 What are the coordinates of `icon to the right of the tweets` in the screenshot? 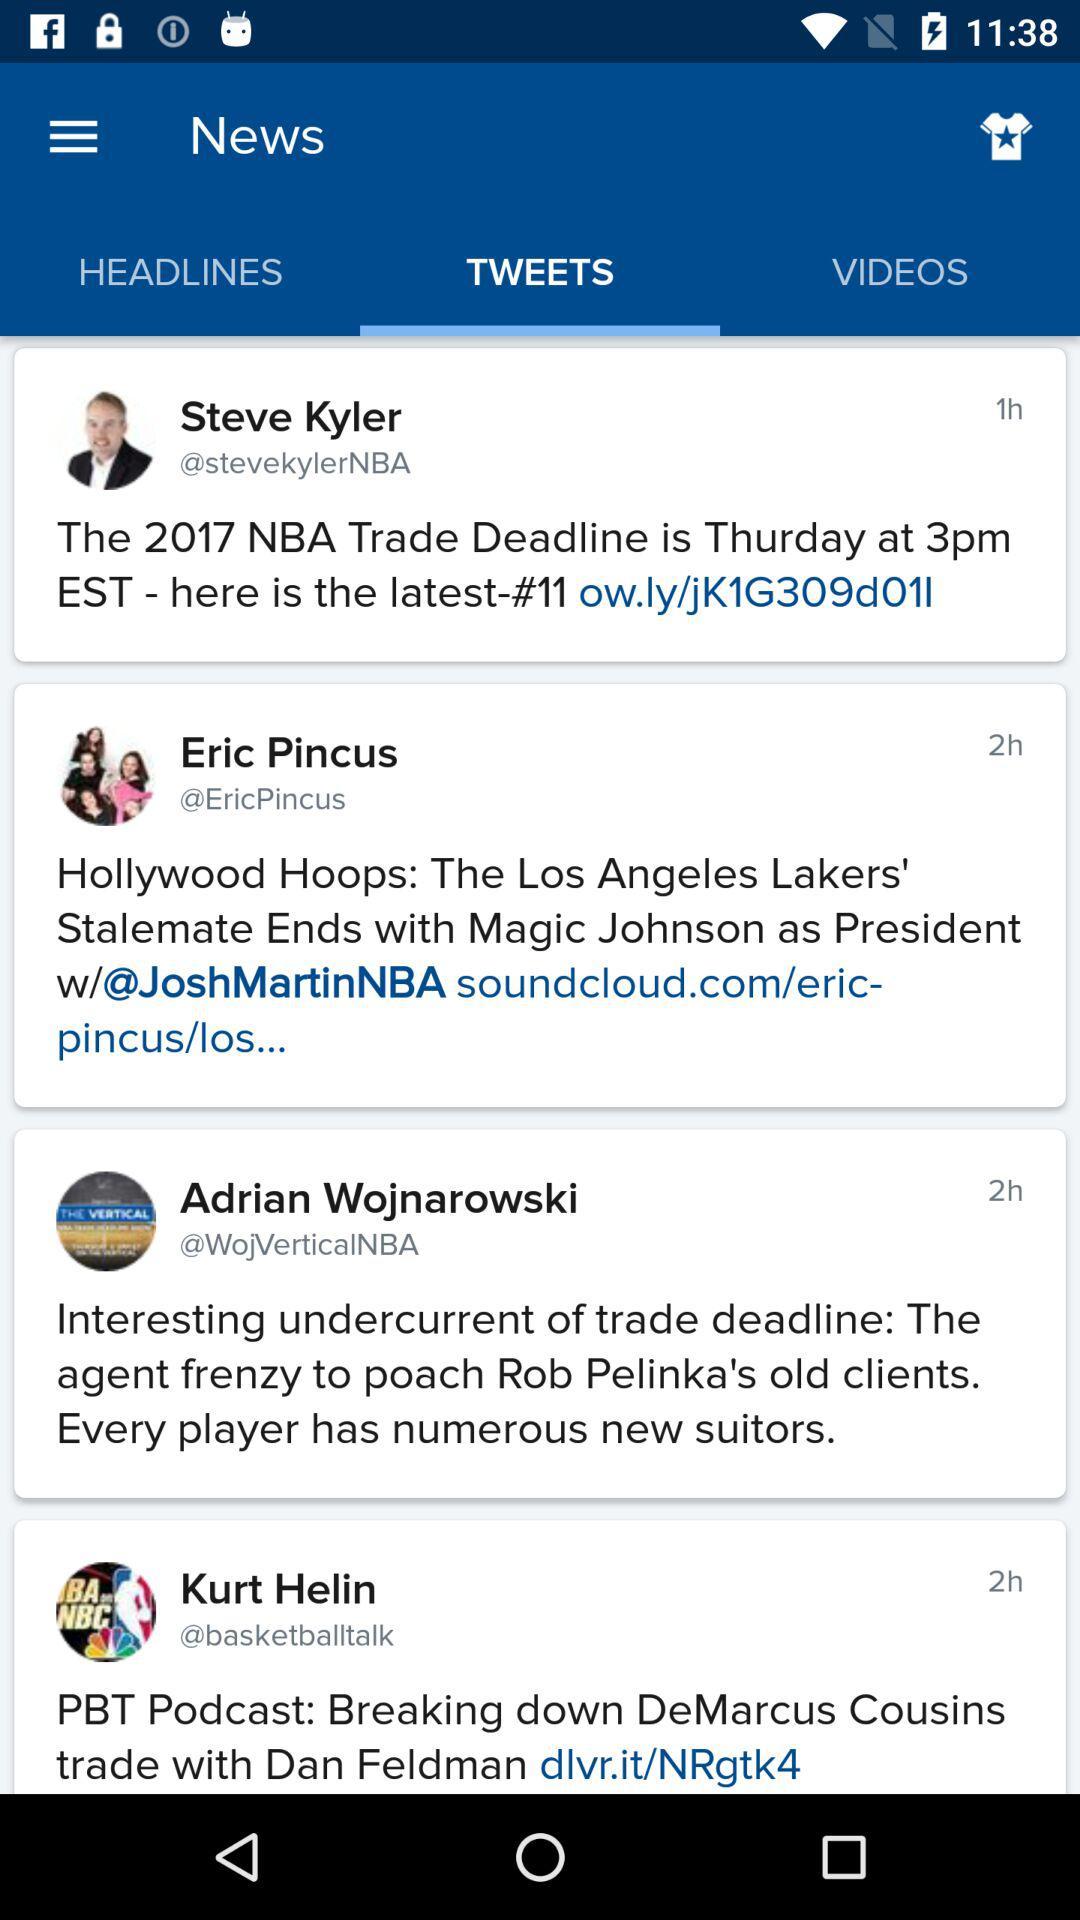 It's located at (1006, 135).